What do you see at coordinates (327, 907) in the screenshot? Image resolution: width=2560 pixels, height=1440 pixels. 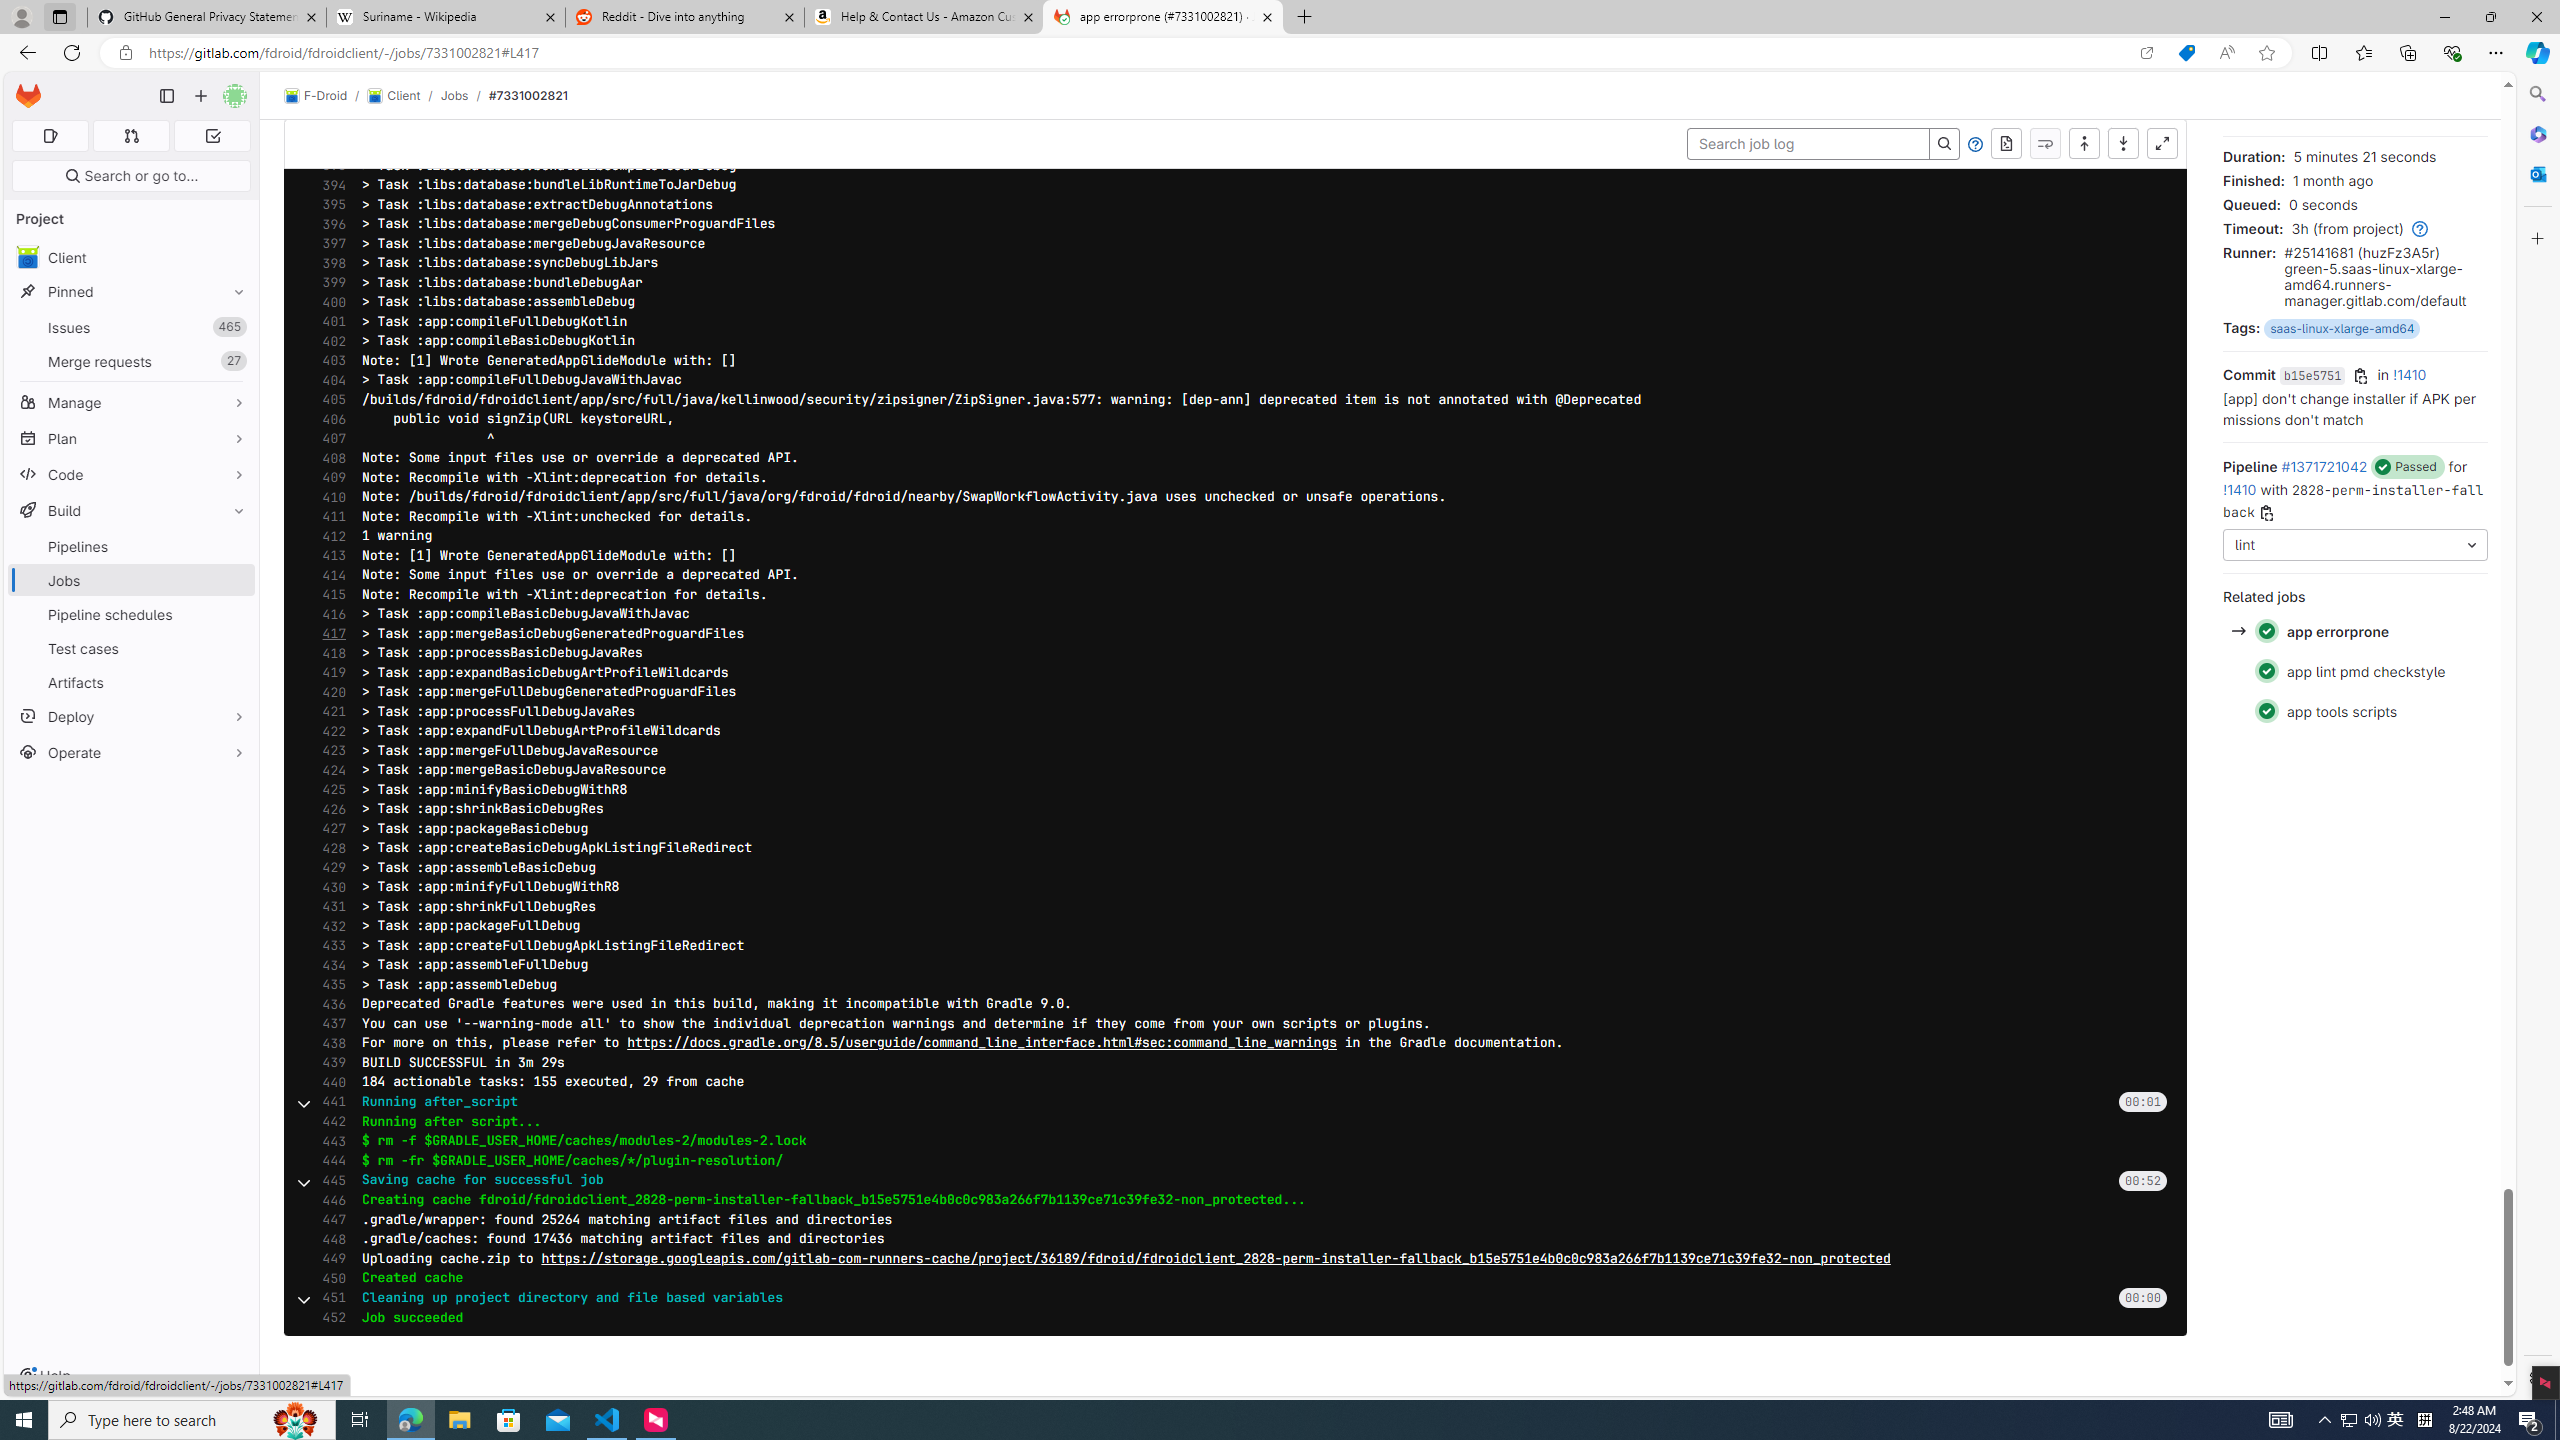 I see `'431'` at bounding box center [327, 907].